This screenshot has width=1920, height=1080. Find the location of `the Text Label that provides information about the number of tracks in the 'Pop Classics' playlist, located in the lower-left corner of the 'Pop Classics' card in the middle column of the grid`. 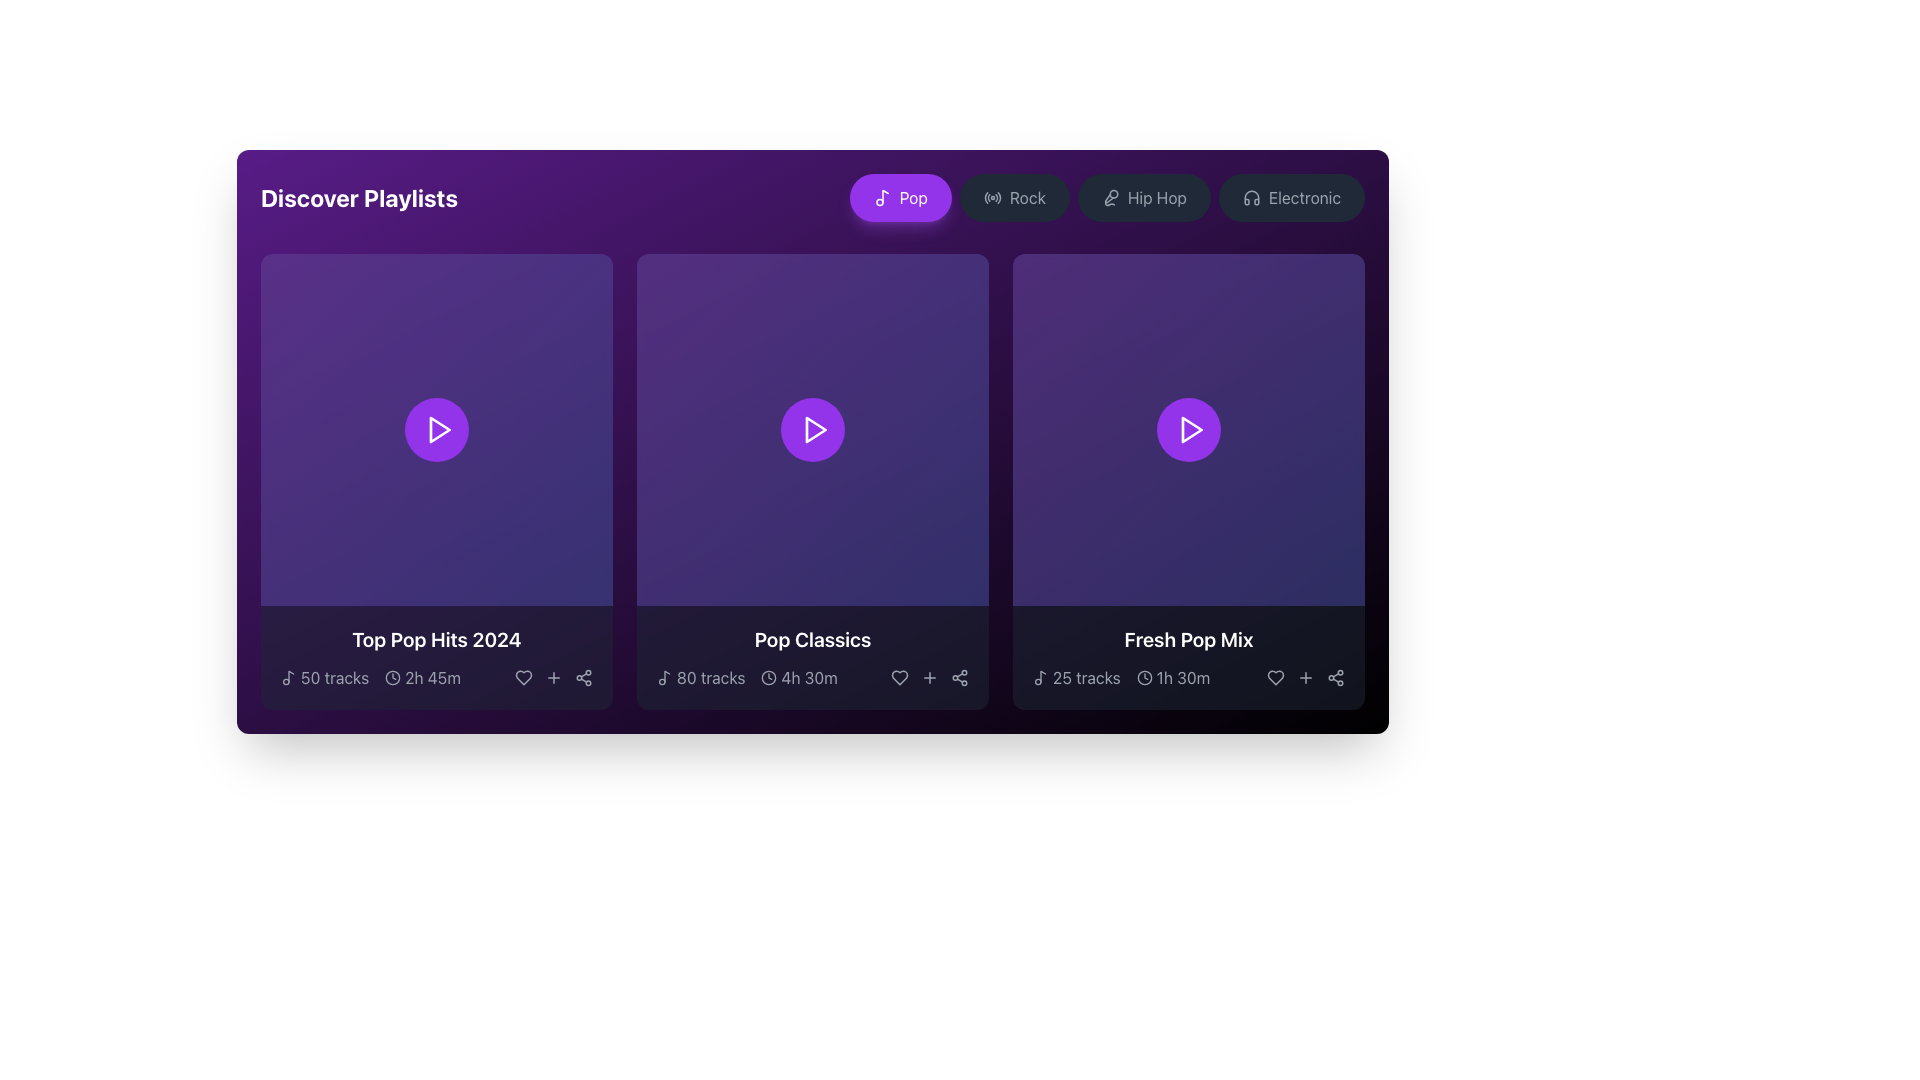

the Text Label that provides information about the number of tracks in the 'Pop Classics' playlist, located in the lower-left corner of the 'Pop Classics' card in the middle column of the grid is located at coordinates (711, 677).